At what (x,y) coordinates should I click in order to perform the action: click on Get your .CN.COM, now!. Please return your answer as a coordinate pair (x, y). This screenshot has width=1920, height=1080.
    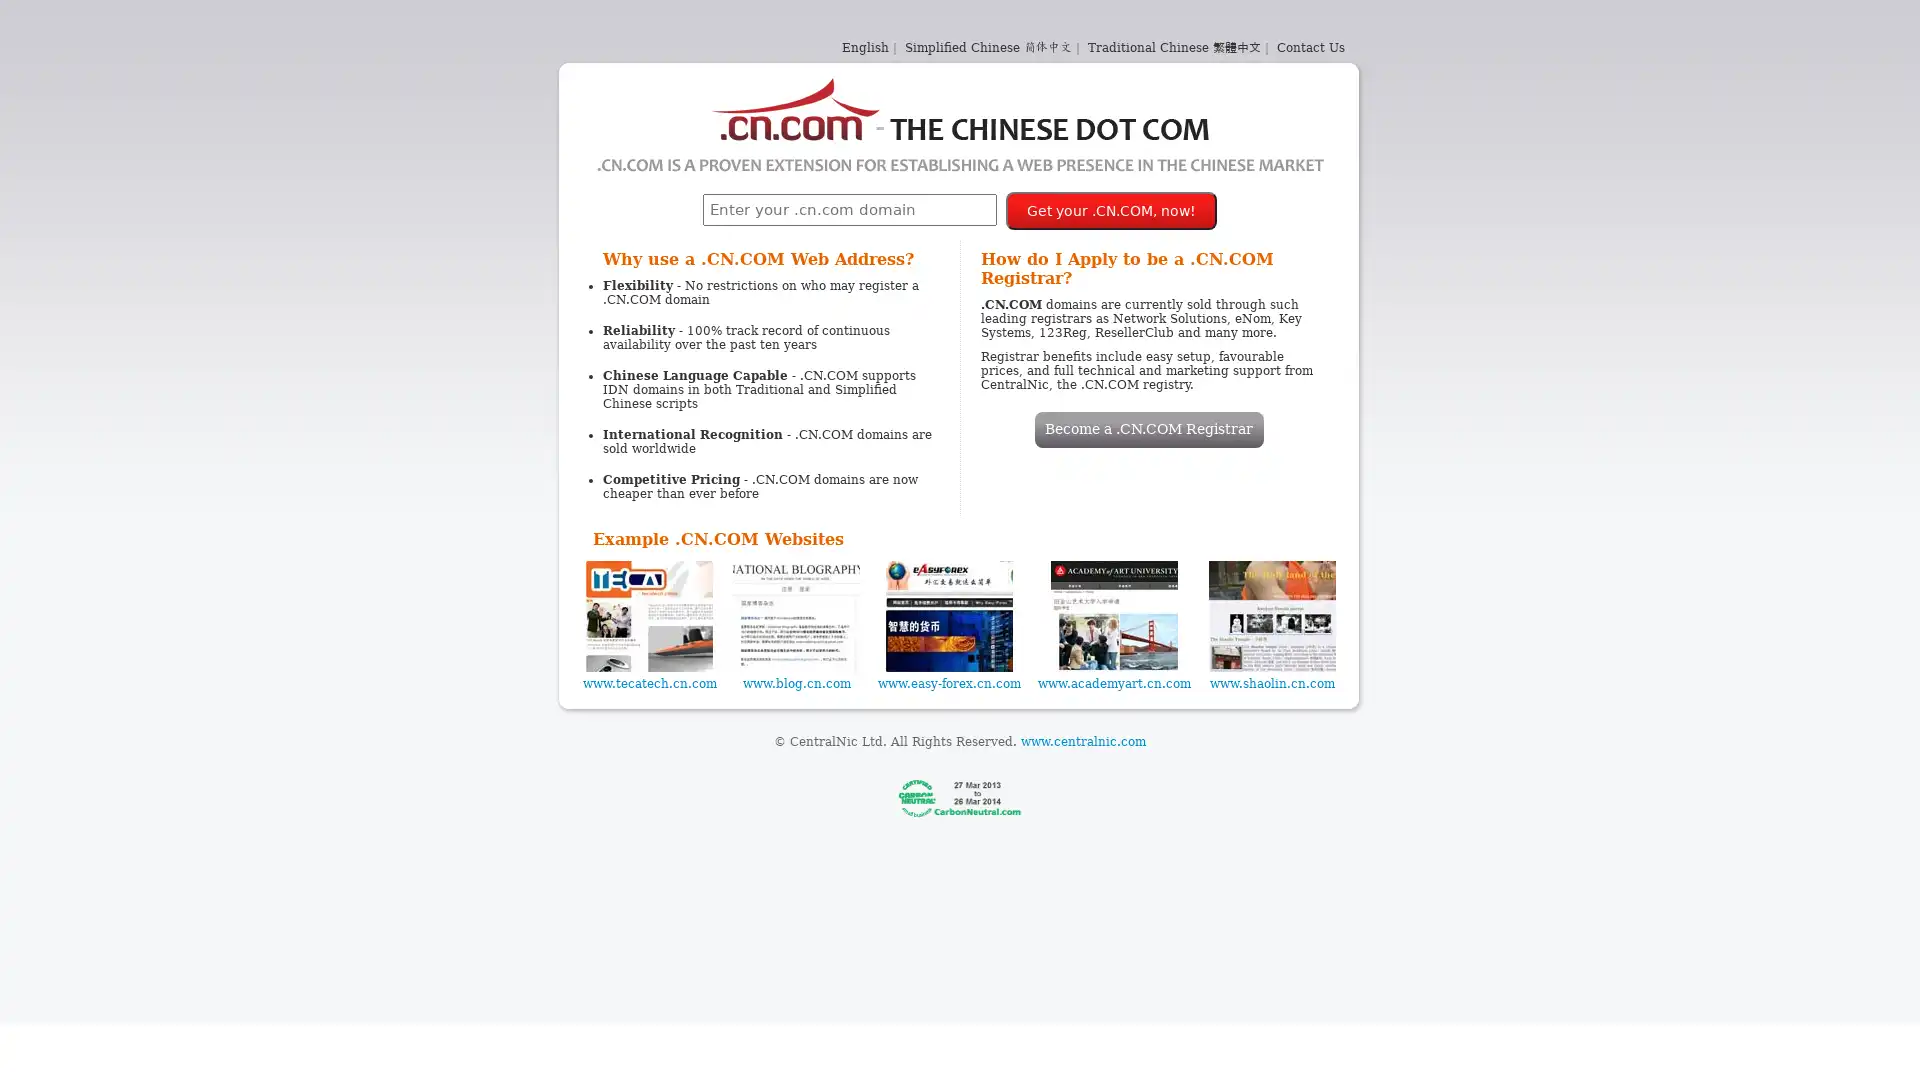
    Looking at the image, I should click on (1110, 211).